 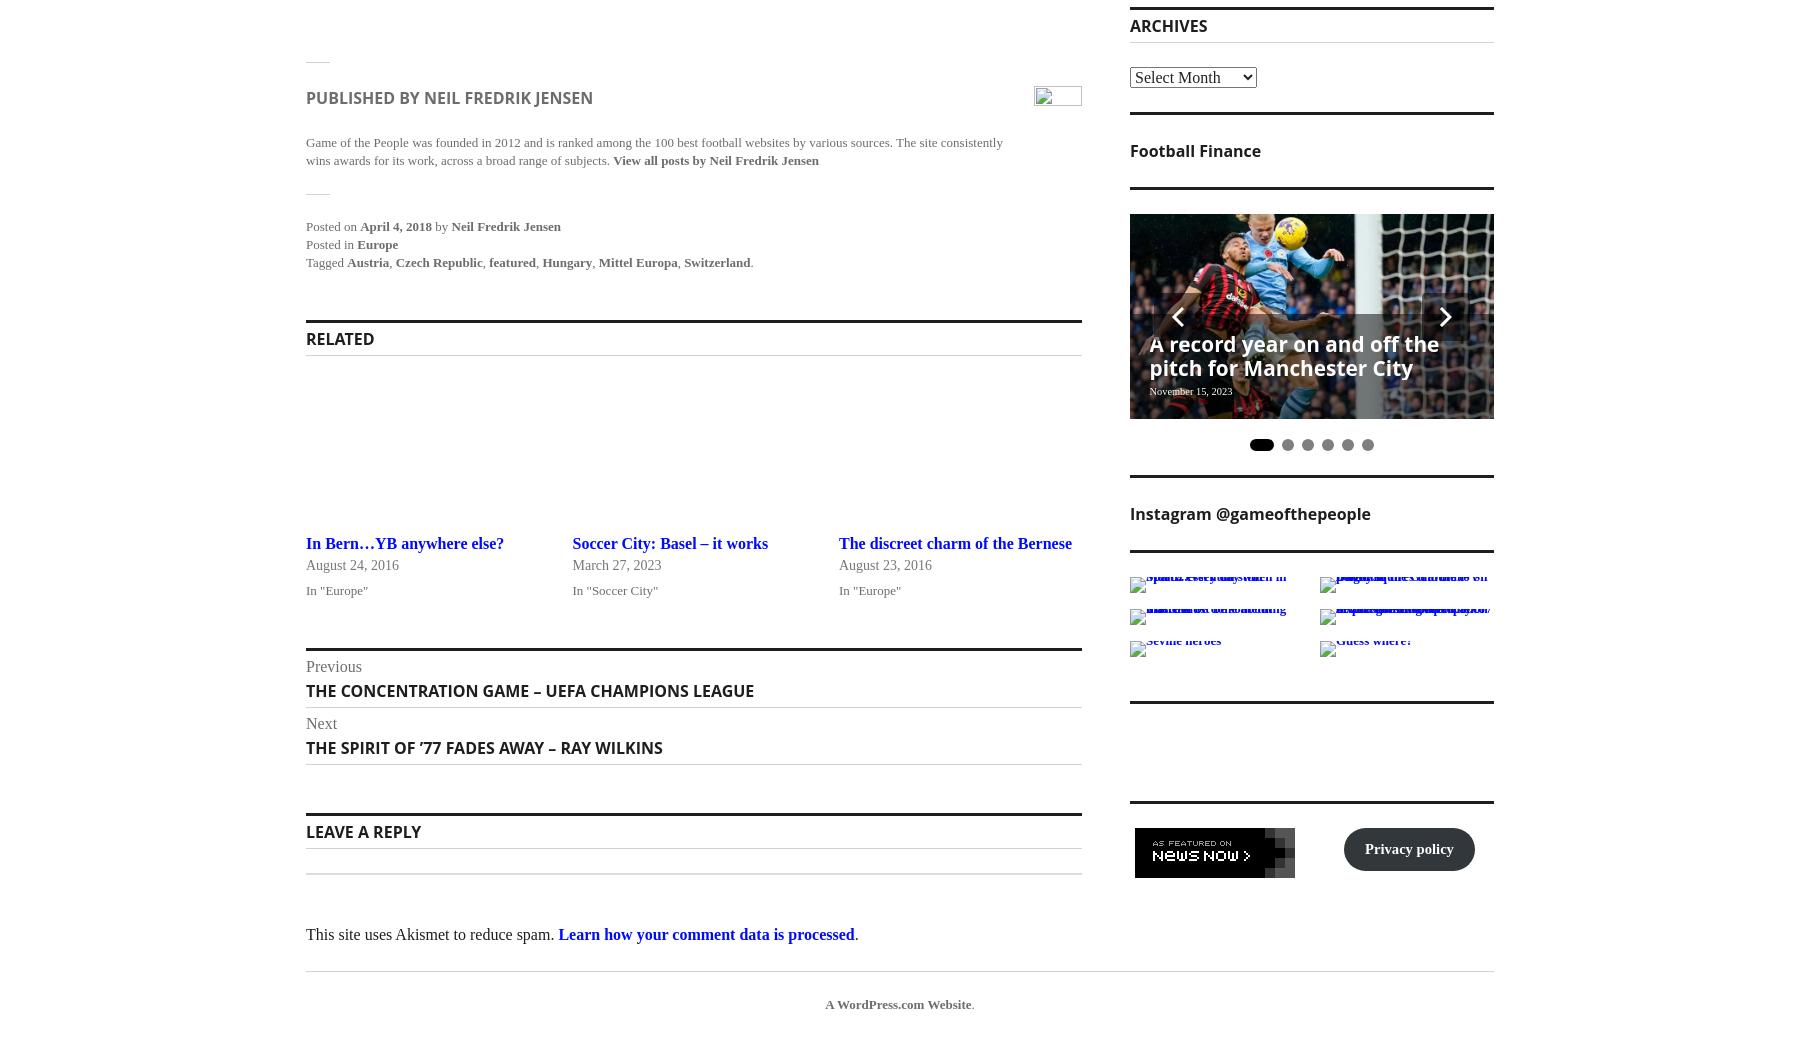 I want to click on 'Posted in', so click(x=330, y=243).